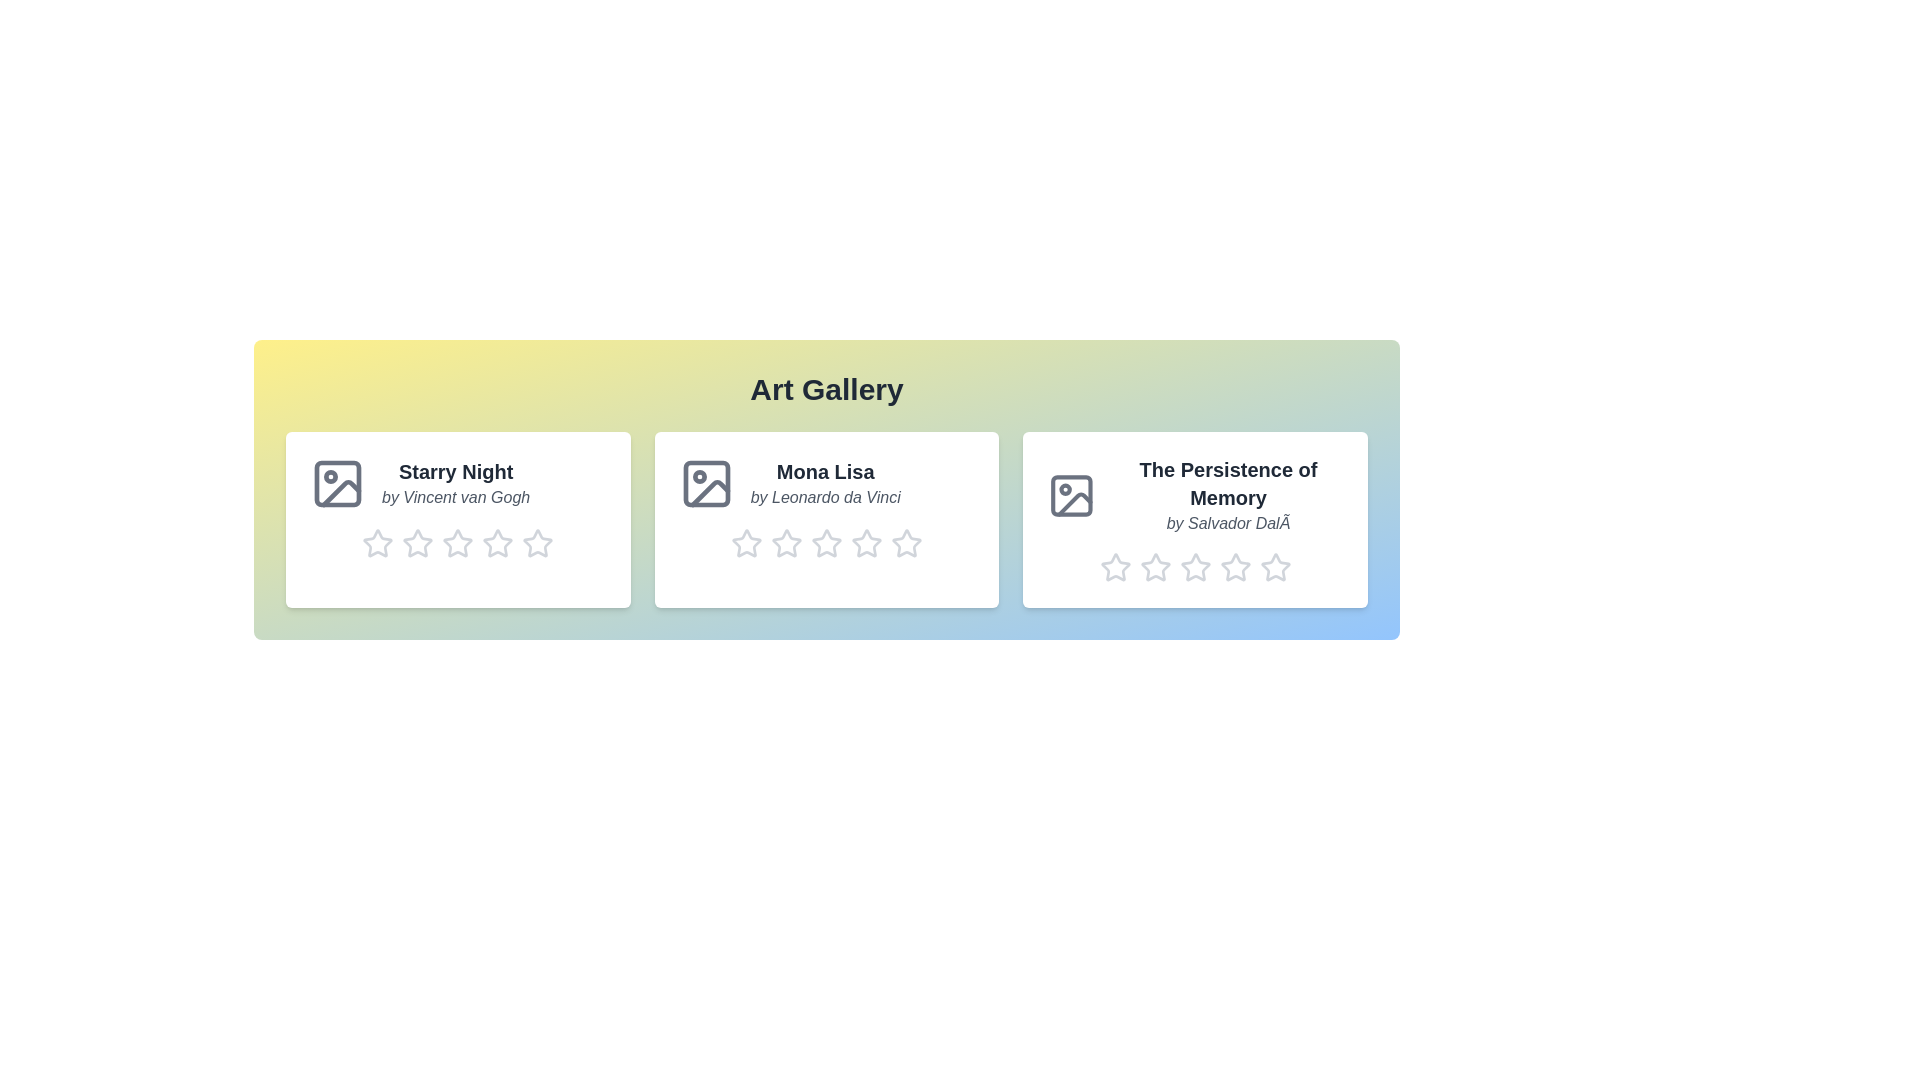 The width and height of the screenshot is (1920, 1080). I want to click on the rating for the artwork 'The Persistence of Memory' to 1 stars, so click(1113, 567).